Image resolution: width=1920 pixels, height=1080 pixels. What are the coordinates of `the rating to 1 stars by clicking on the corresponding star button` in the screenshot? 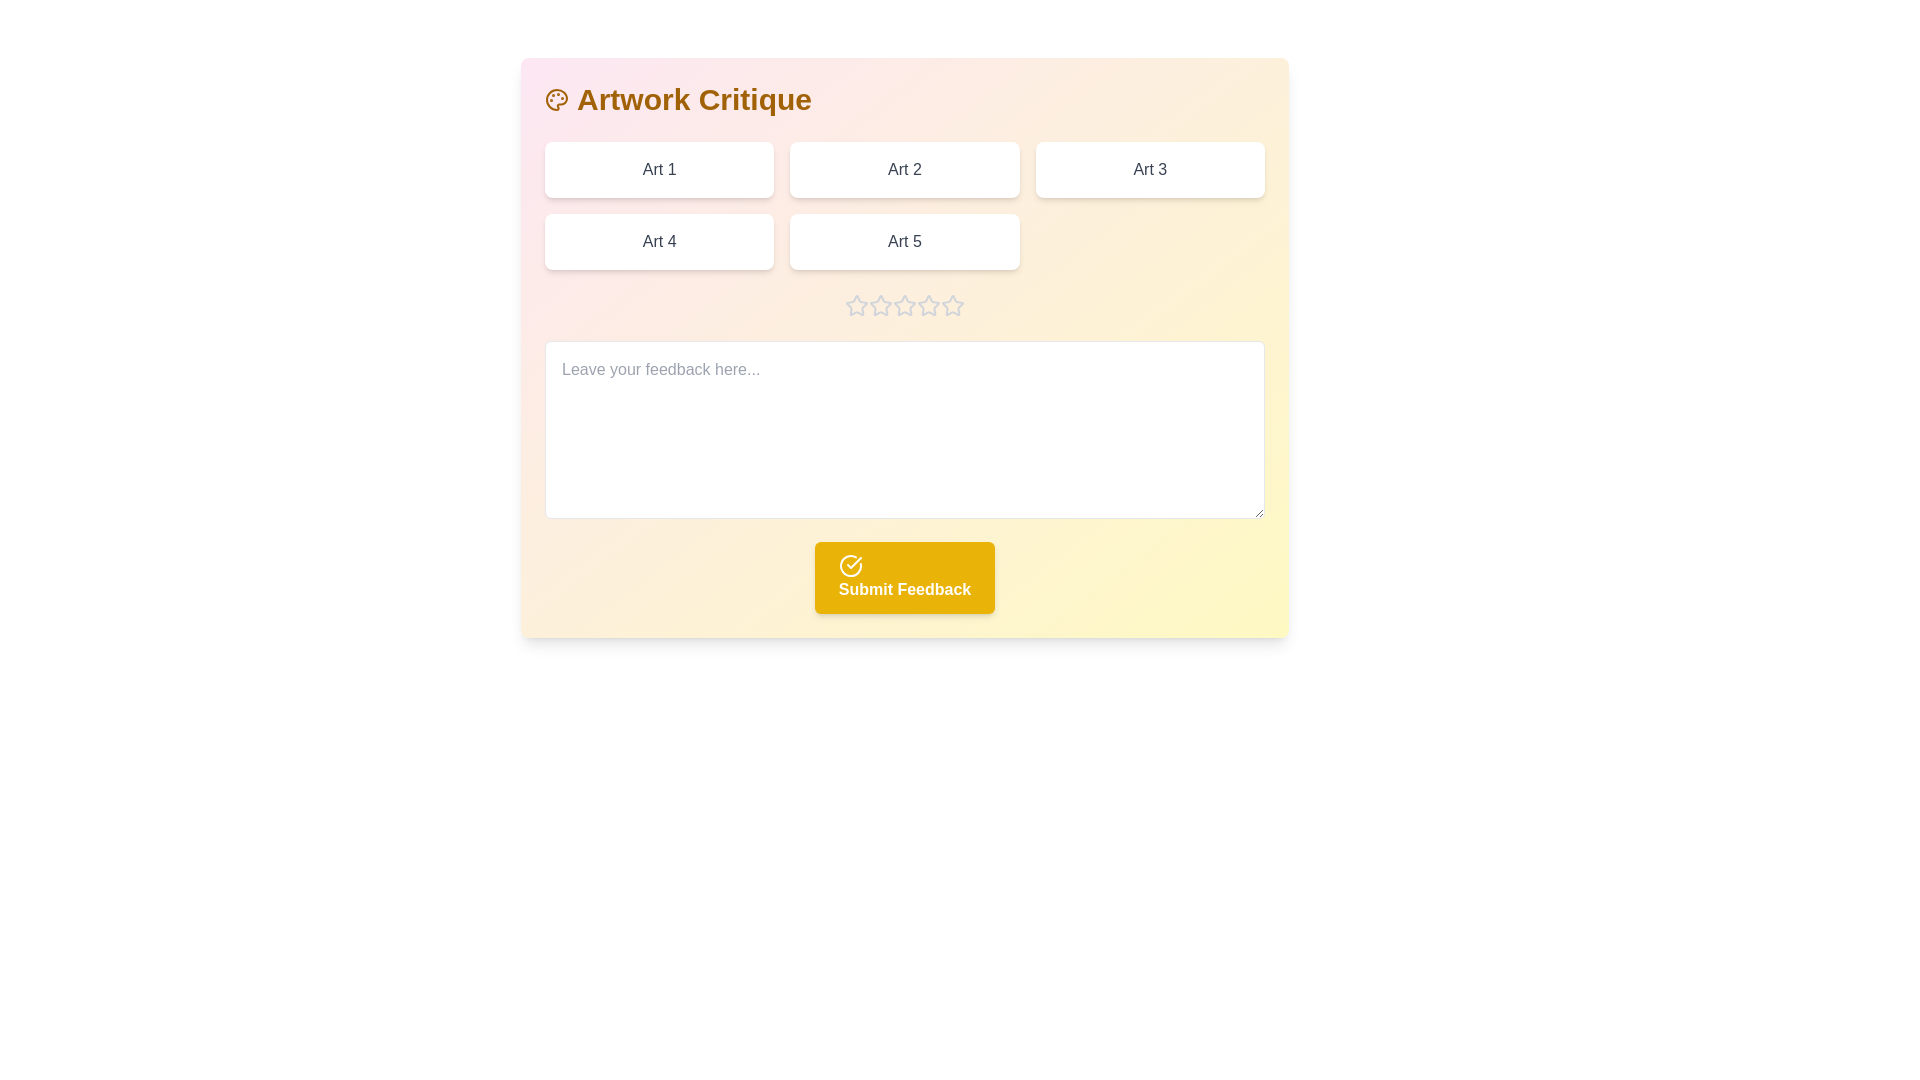 It's located at (857, 305).